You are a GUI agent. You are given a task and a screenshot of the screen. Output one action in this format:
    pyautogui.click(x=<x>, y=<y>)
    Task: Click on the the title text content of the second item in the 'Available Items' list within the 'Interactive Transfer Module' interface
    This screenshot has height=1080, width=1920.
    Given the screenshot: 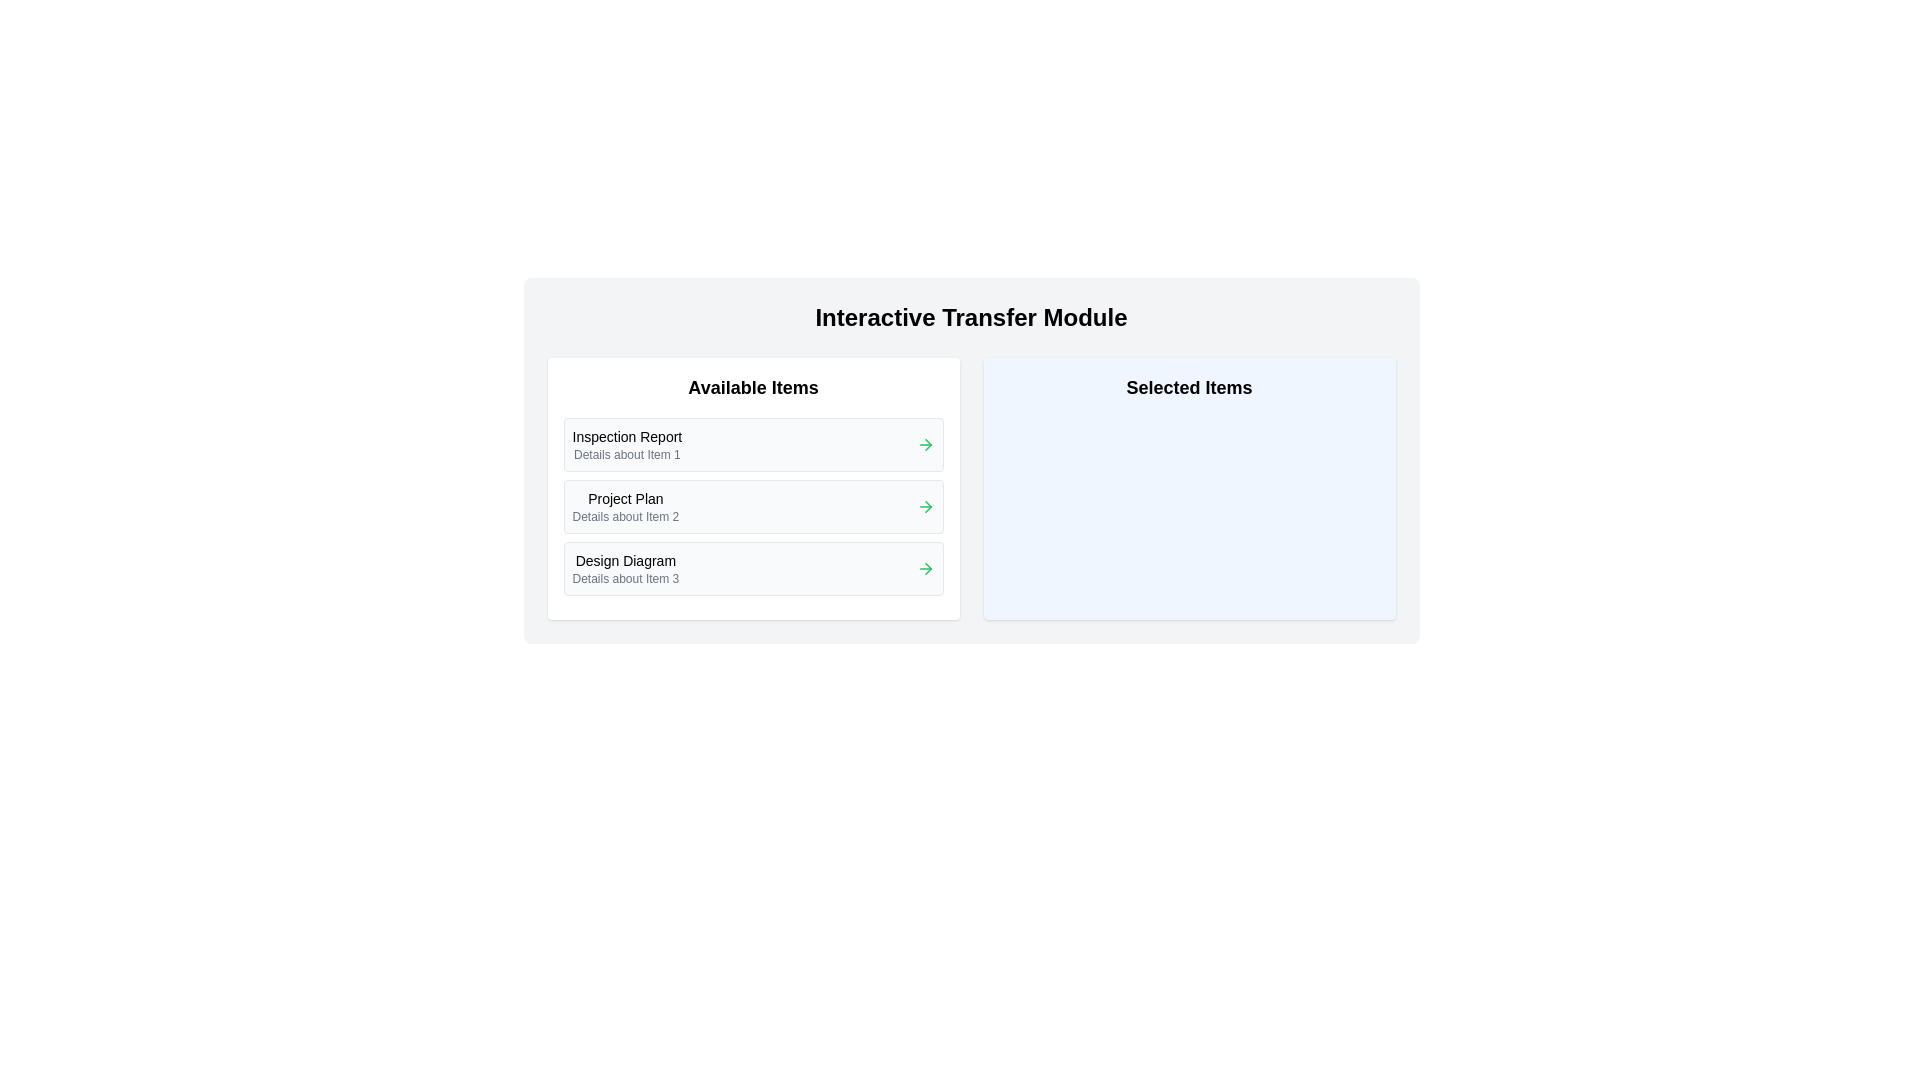 What is the action you would take?
    pyautogui.click(x=624, y=497)
    